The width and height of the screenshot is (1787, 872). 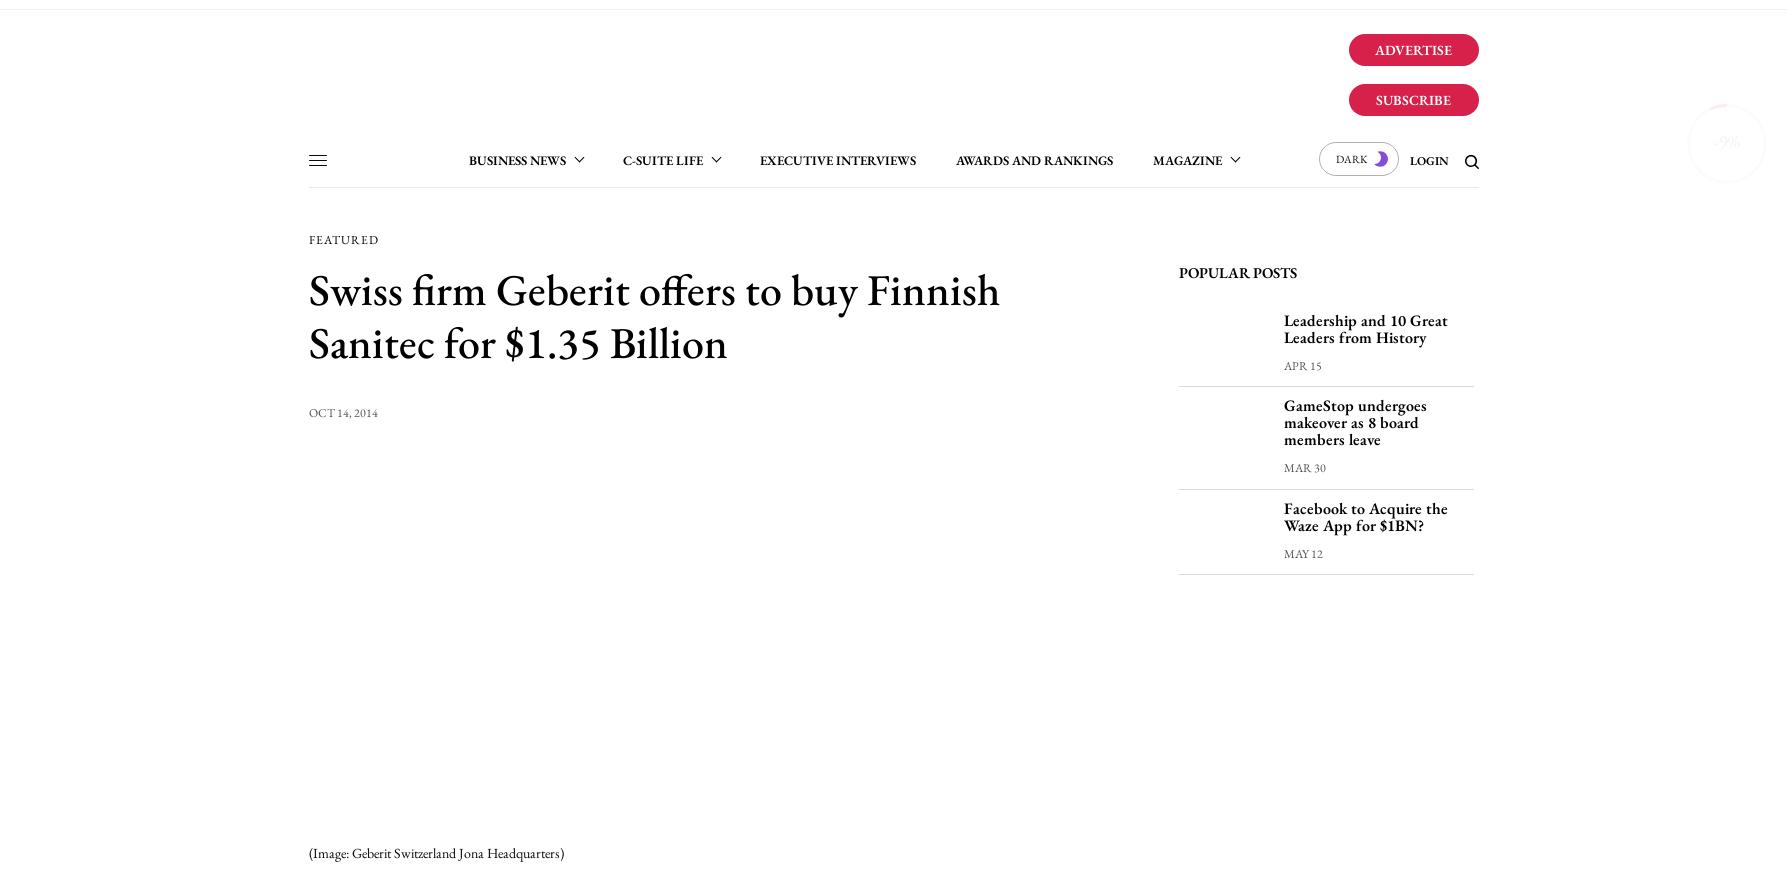 What do you see at coordinates (601, 249) in the screenshot?
I see `'Daily Zen'` at bounding box center [601, 249].